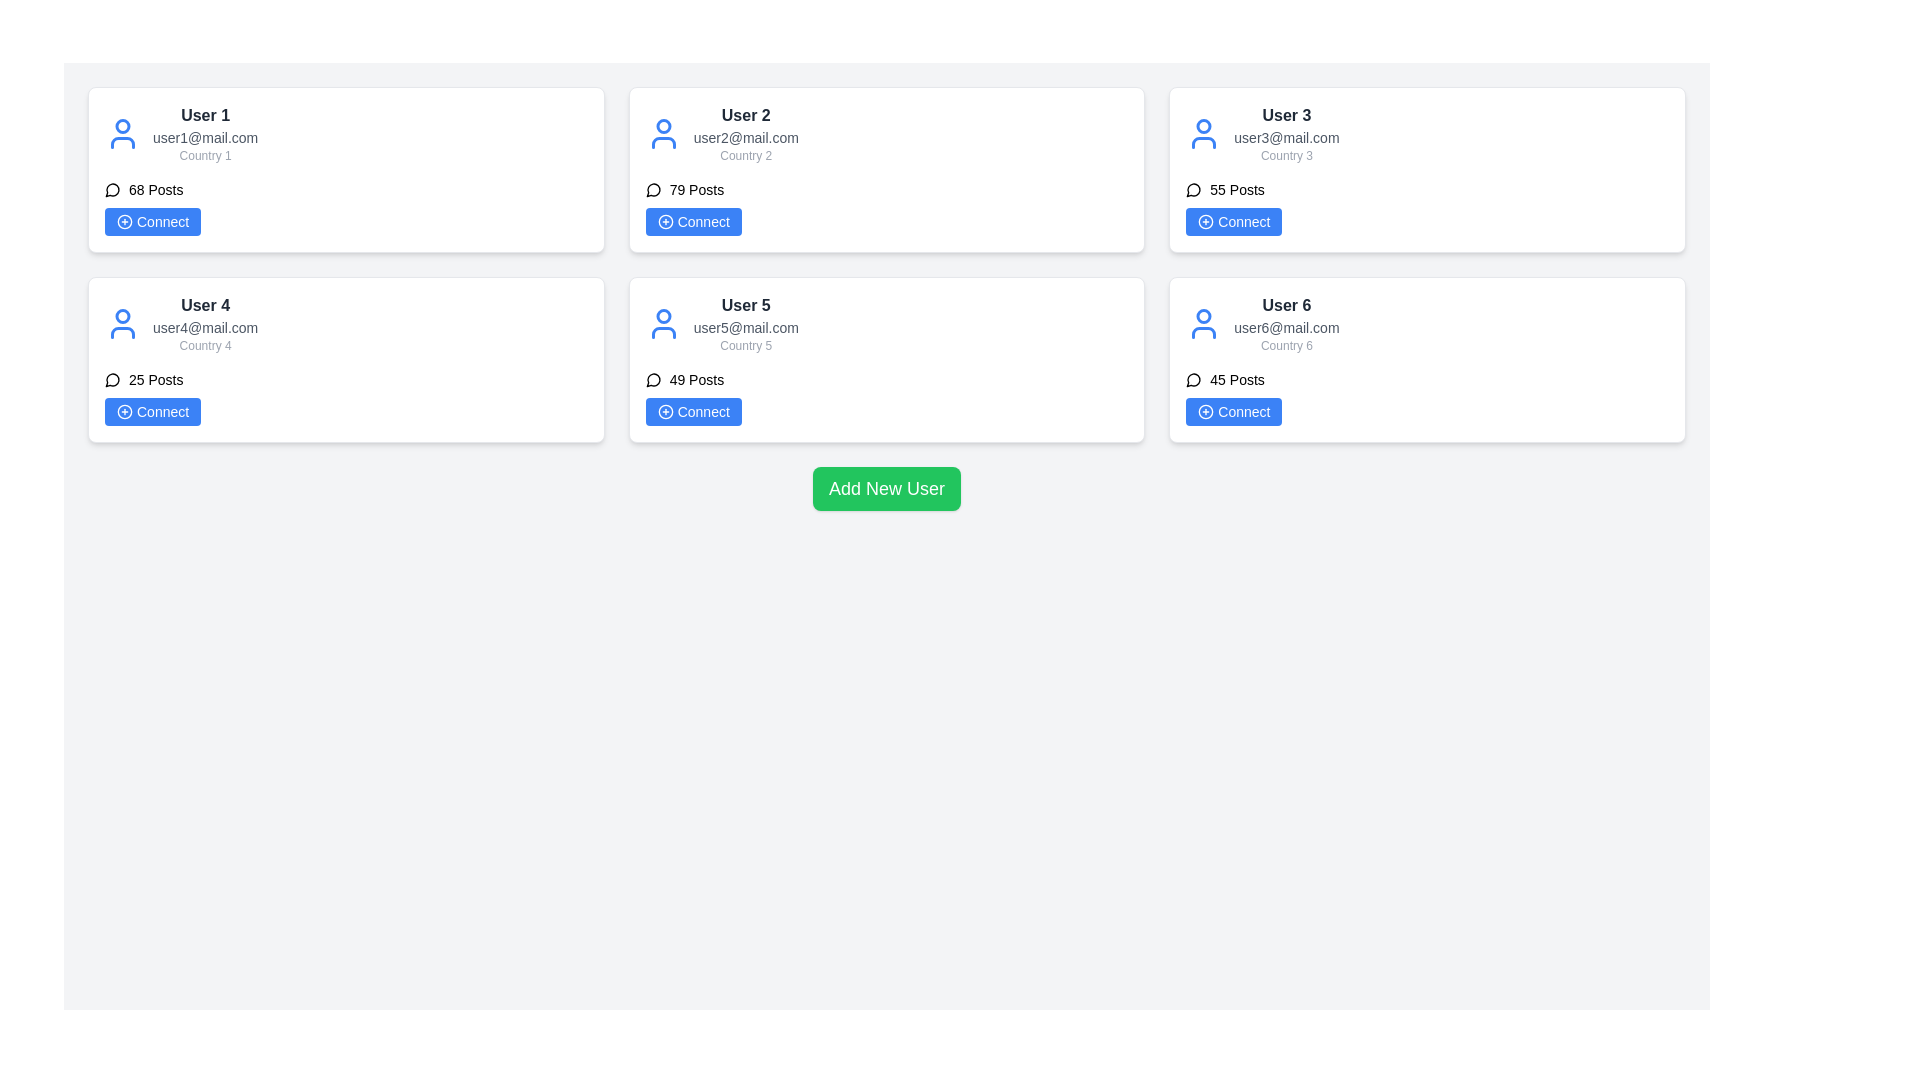  I want to click on the circular SVG icon with visible border located near the 'Connect' button for 'User 4' in the user card, so click(123, 411).